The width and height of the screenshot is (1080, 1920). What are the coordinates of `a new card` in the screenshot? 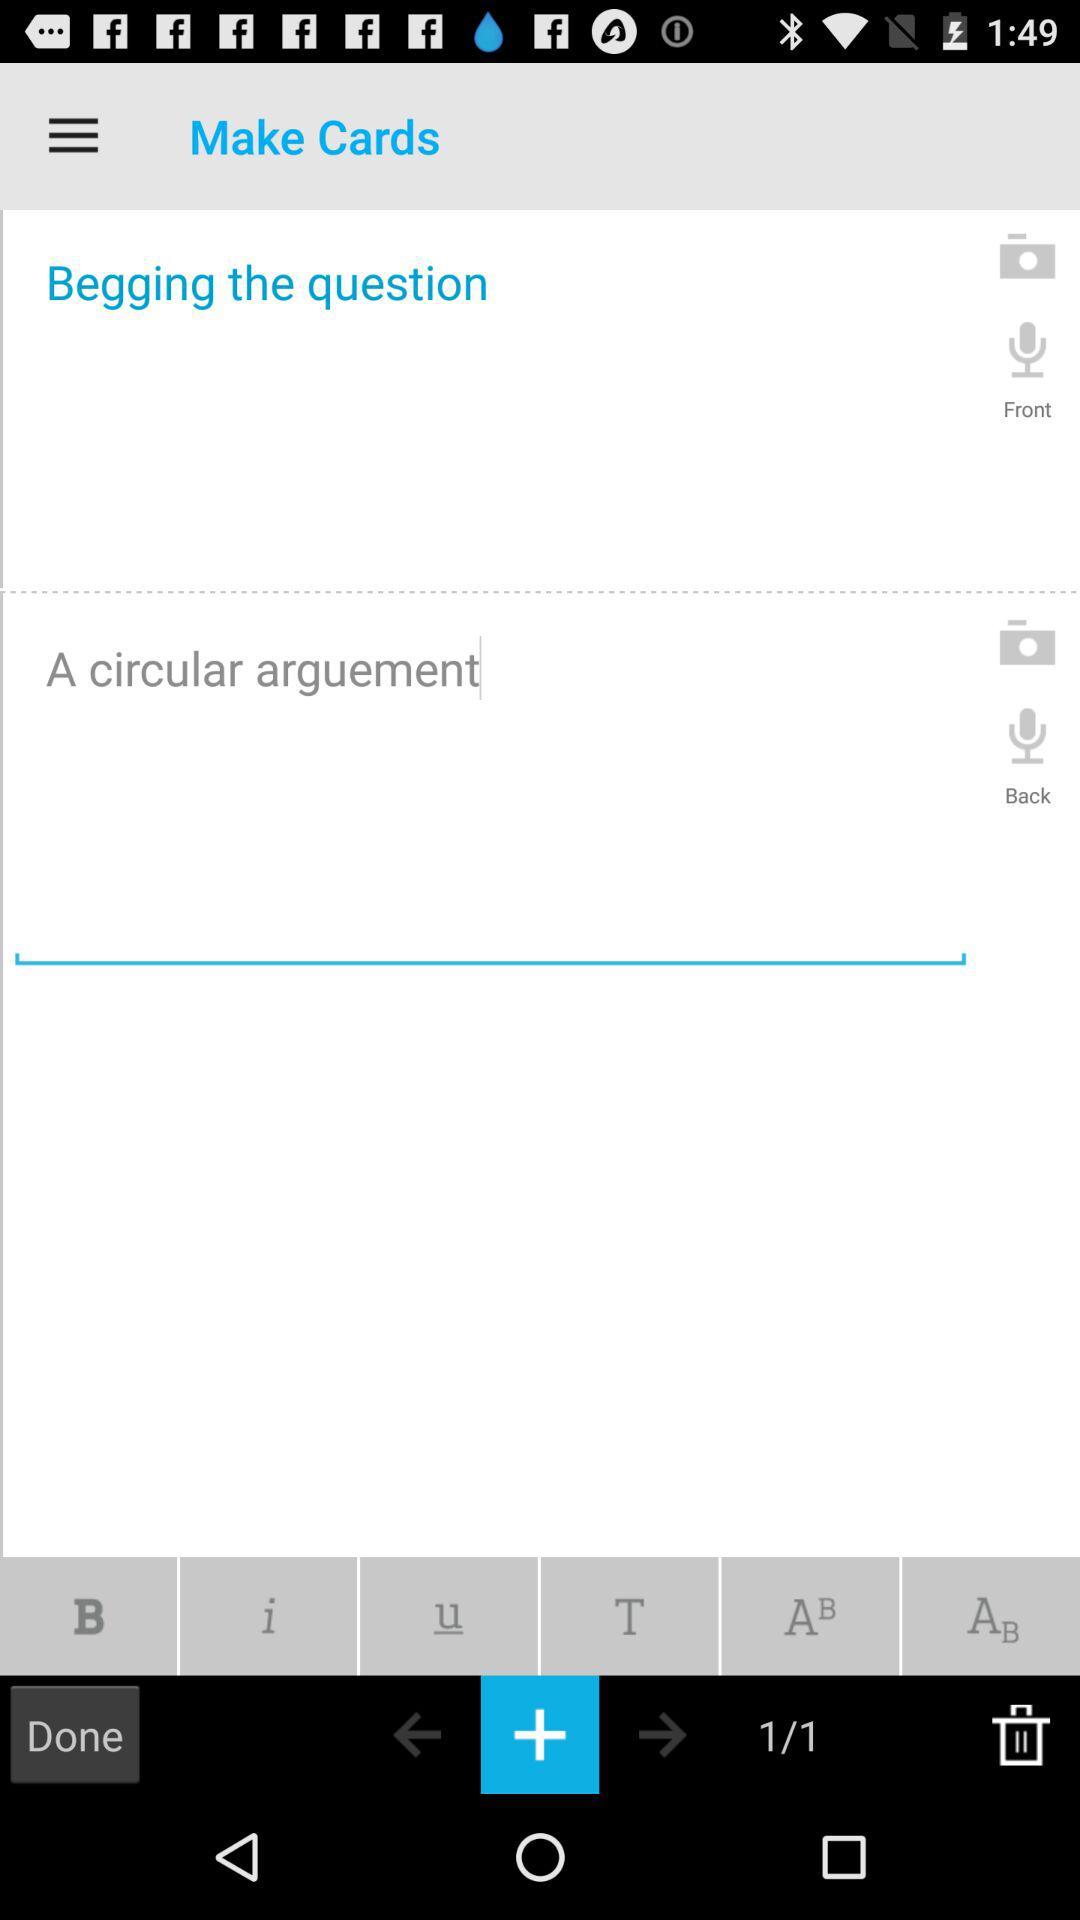 It's located at (540, 1733).